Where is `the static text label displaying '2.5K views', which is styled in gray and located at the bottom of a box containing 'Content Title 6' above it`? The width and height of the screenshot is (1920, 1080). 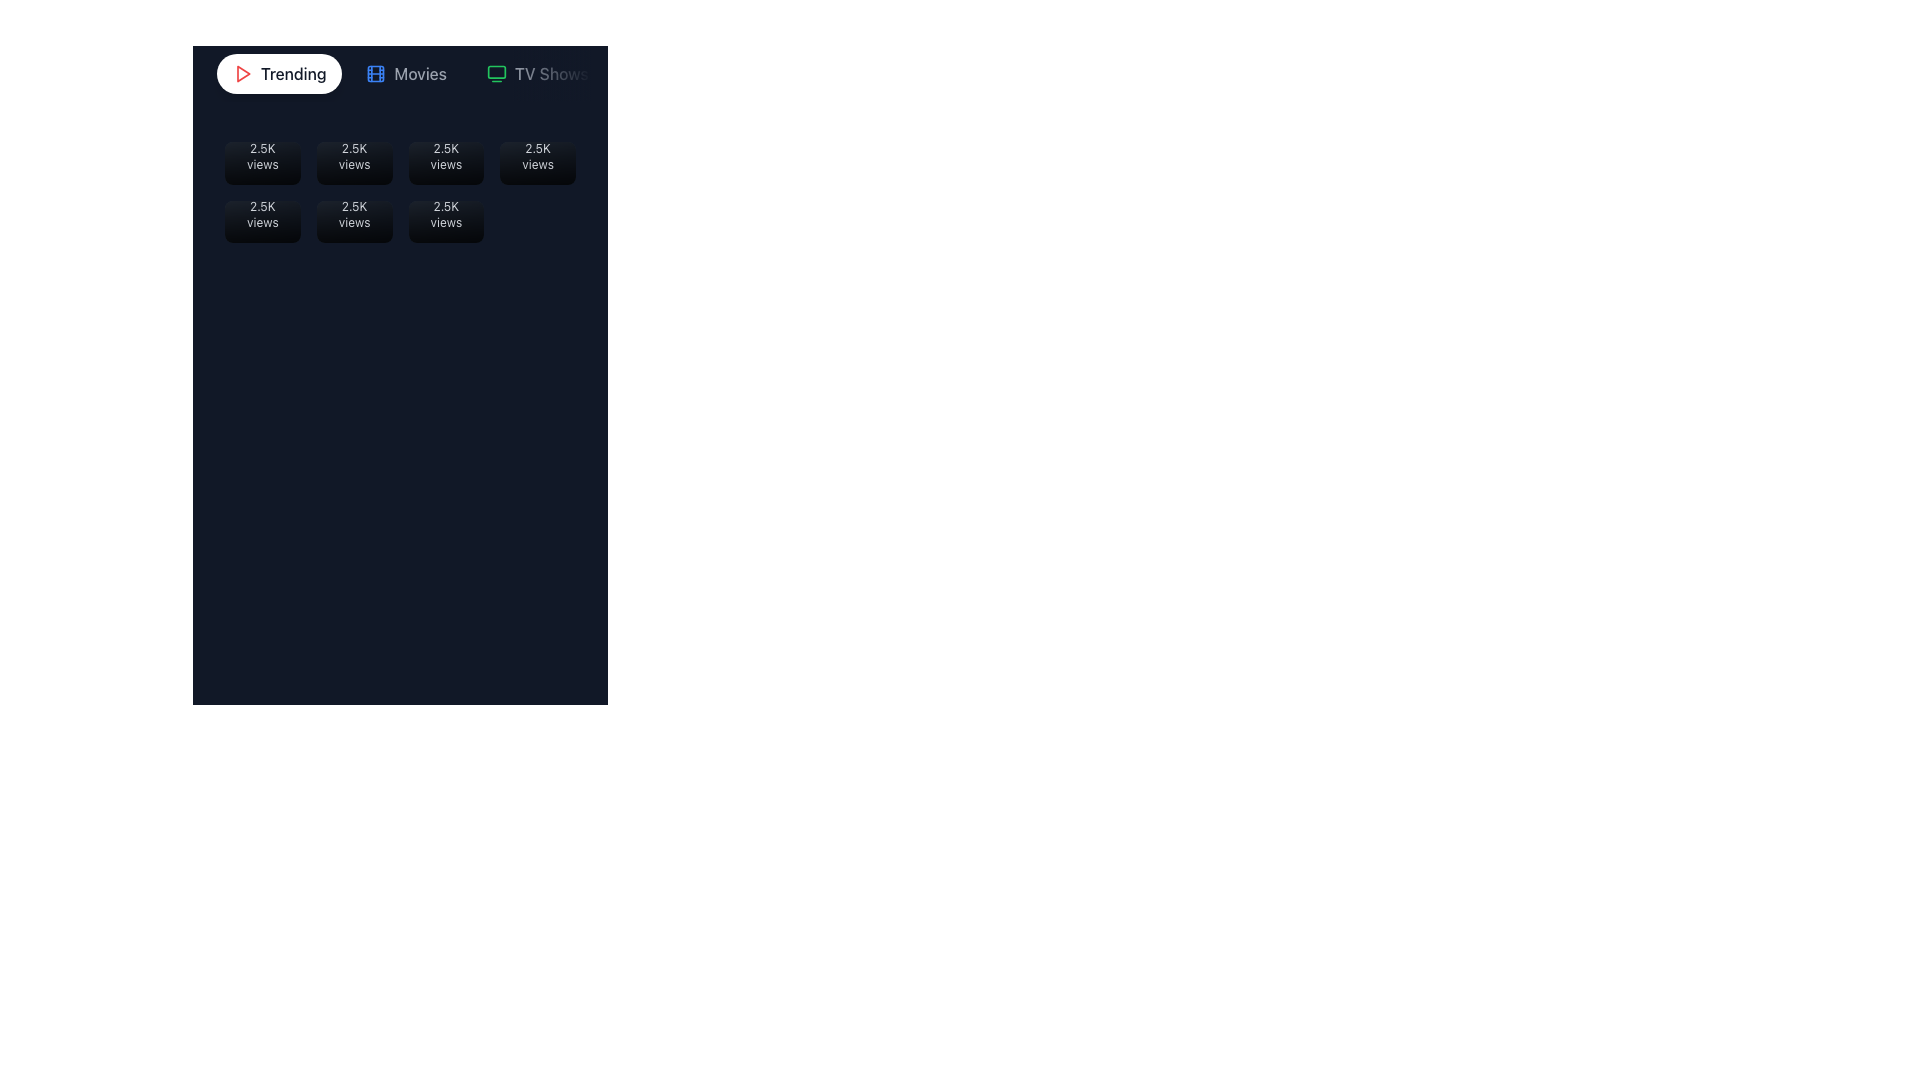 the static text label displaying '2.5K views', which is styled in gray and located at the bottom of a box containing 'Content Title 6' above it is located at coordinates (354, 215).